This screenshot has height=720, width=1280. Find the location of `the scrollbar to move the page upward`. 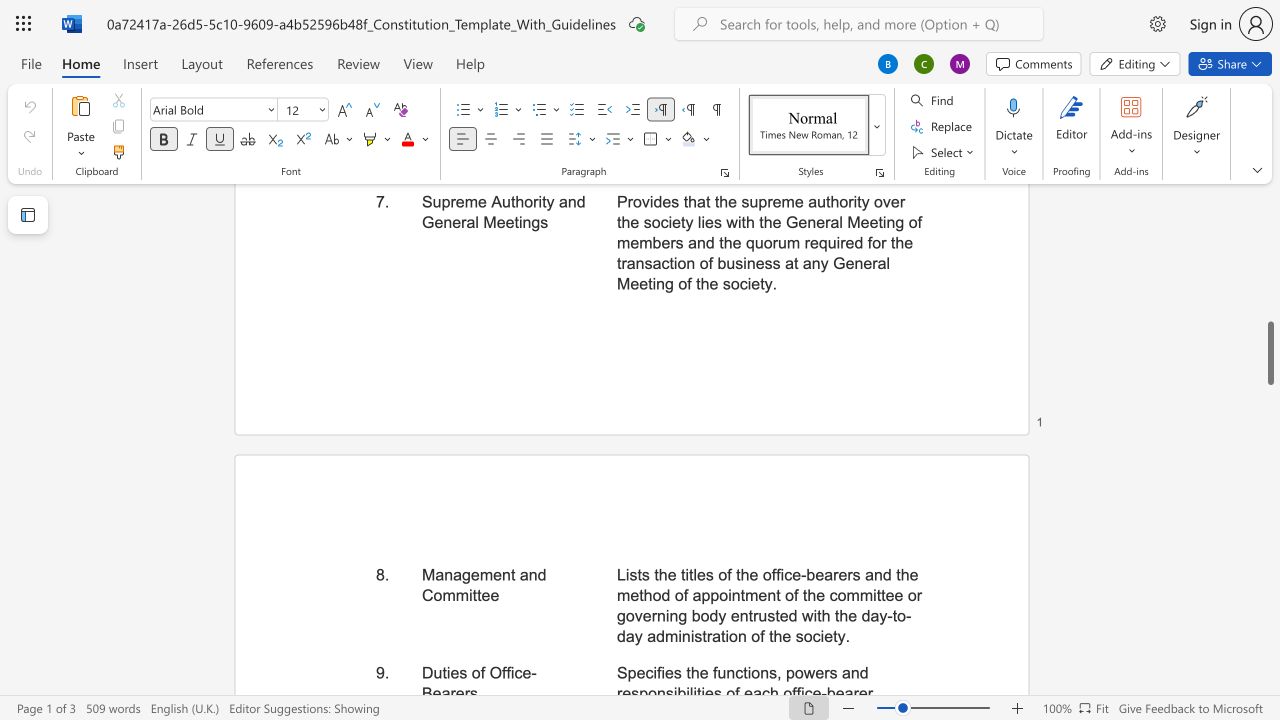

the scrollbar to move the page upward is located at coordinates (1269, 248).